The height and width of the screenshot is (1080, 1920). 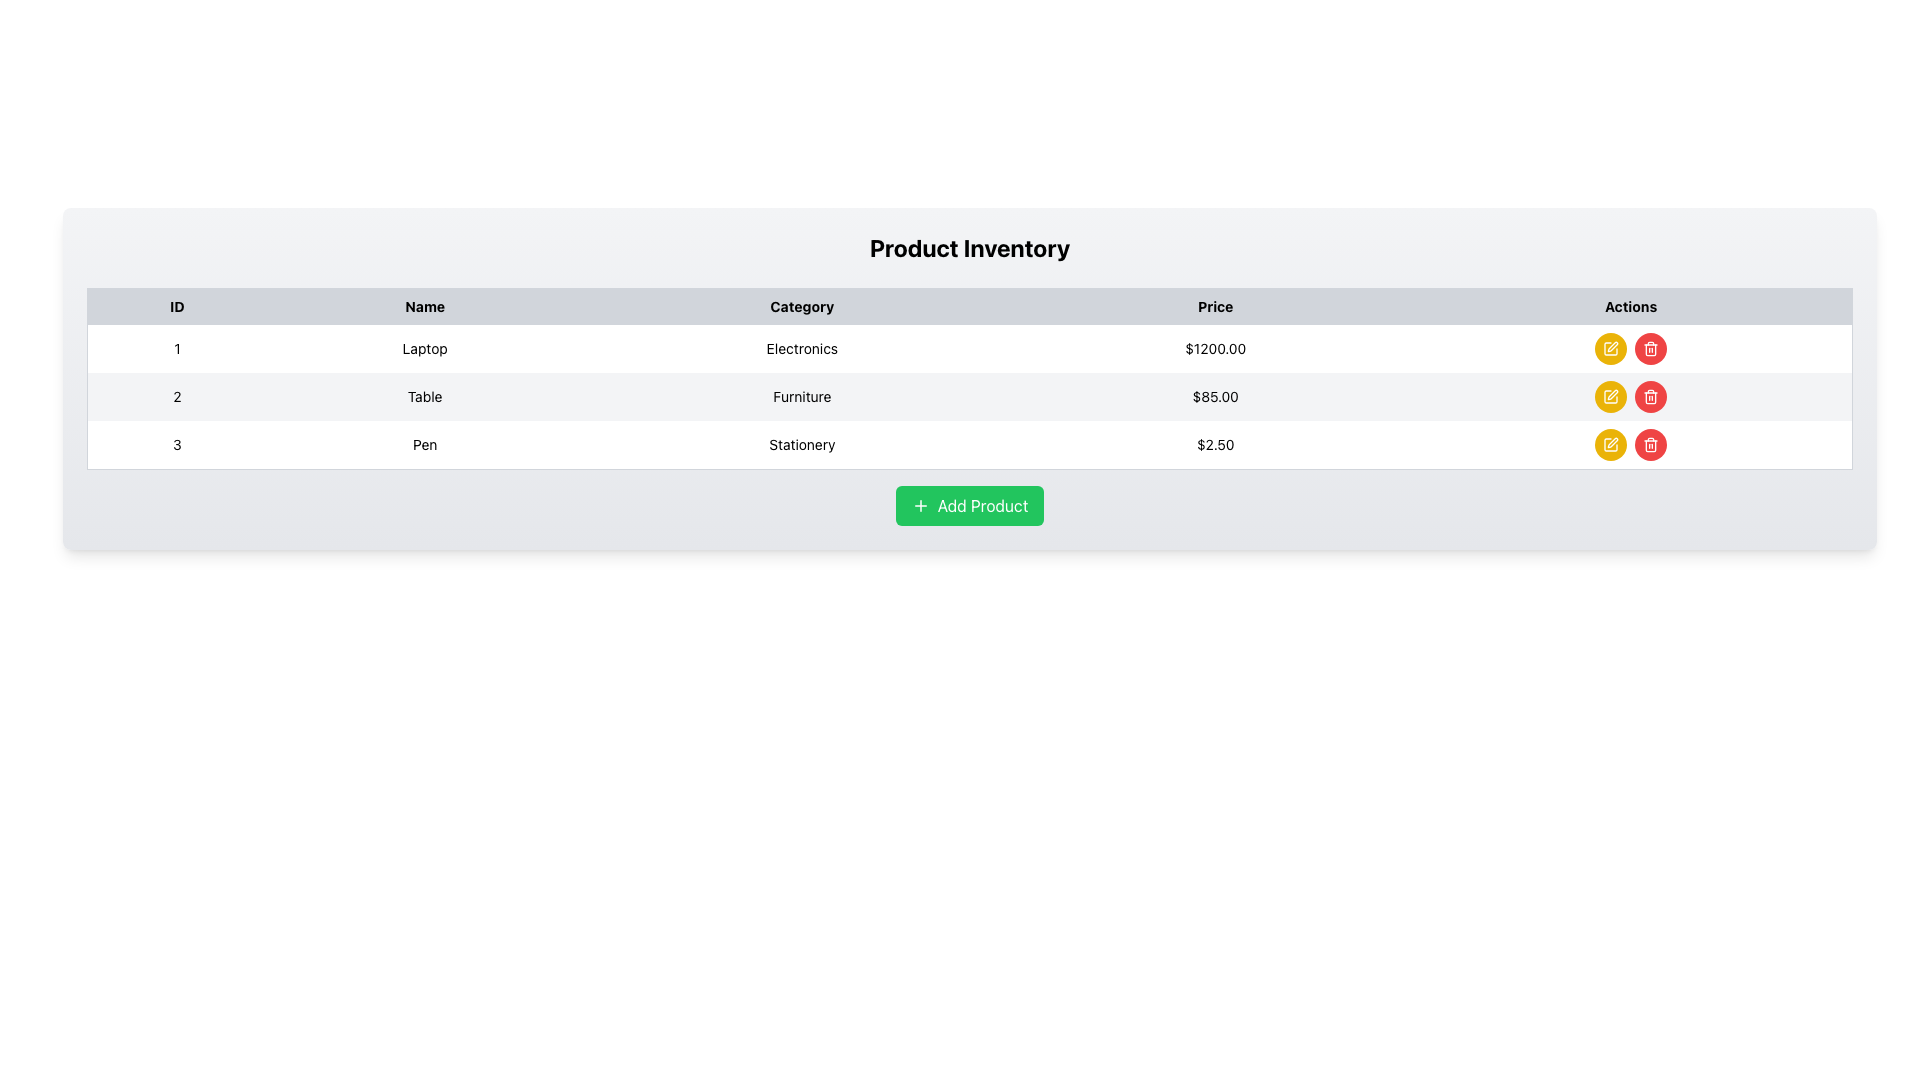 What do you see at coordinates (969, 397) in the screenshot?
I see `the second row of the Product Inventory table, which contains the ID '2', product name 'Table', category 'Furniture', and price '$85.00'` at bounding box center [969, 397].